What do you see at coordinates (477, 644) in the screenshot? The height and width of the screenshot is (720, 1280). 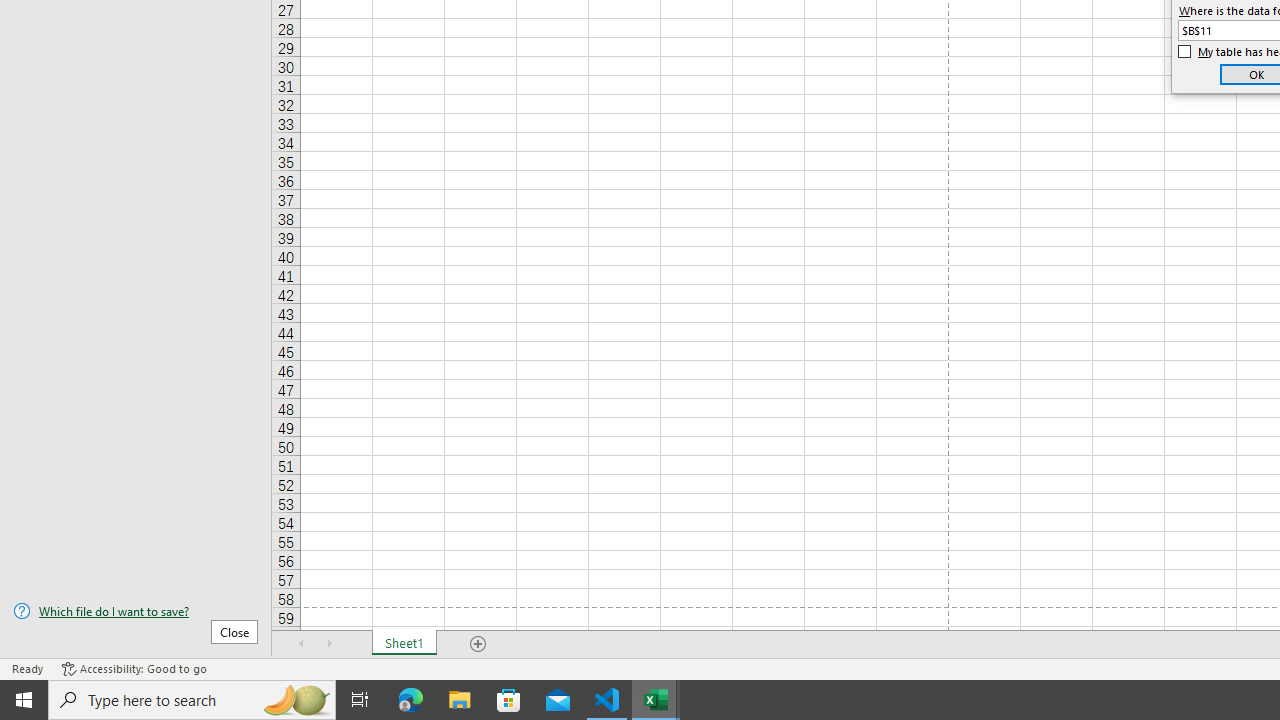 I see `'Add Sheet'` at bounding box center [477, 644].